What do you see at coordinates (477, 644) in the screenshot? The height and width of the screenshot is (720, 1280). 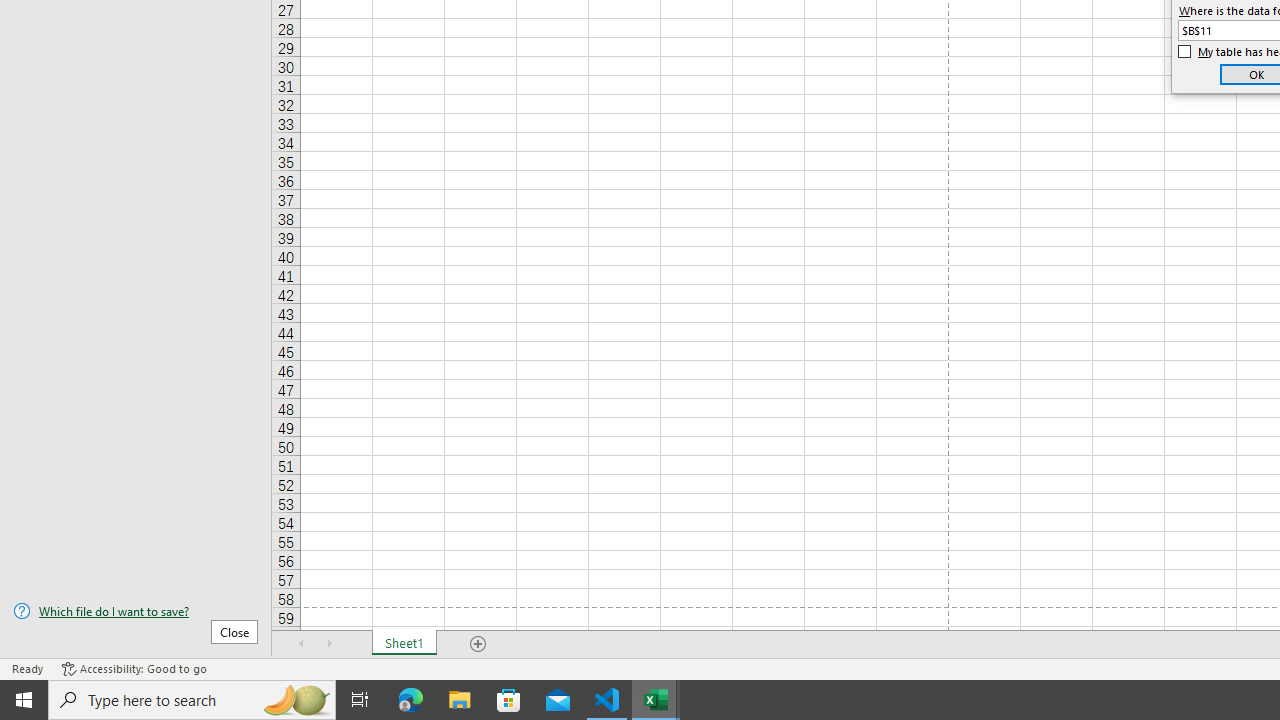 I see `'Add Sheet'` at bounding box center [477, 644].